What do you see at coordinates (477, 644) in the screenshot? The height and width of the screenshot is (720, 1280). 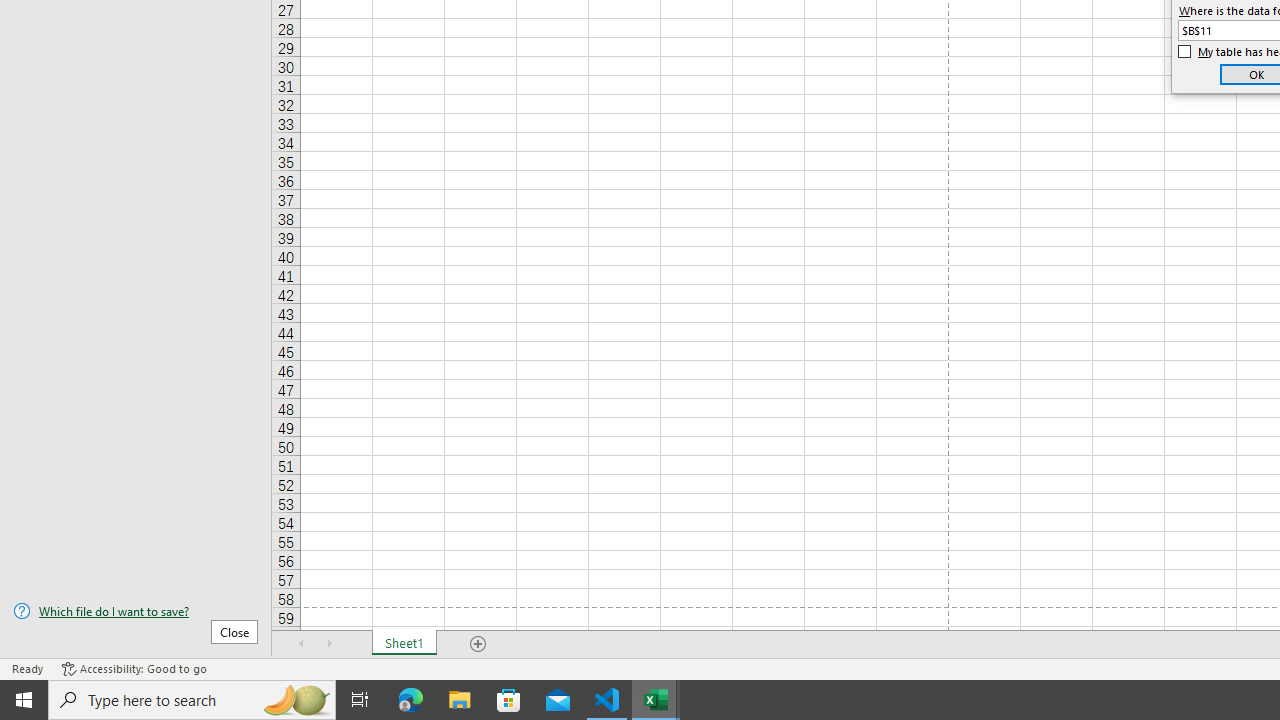 I see `'Add Sheet'` at bounding box center [477, 644].